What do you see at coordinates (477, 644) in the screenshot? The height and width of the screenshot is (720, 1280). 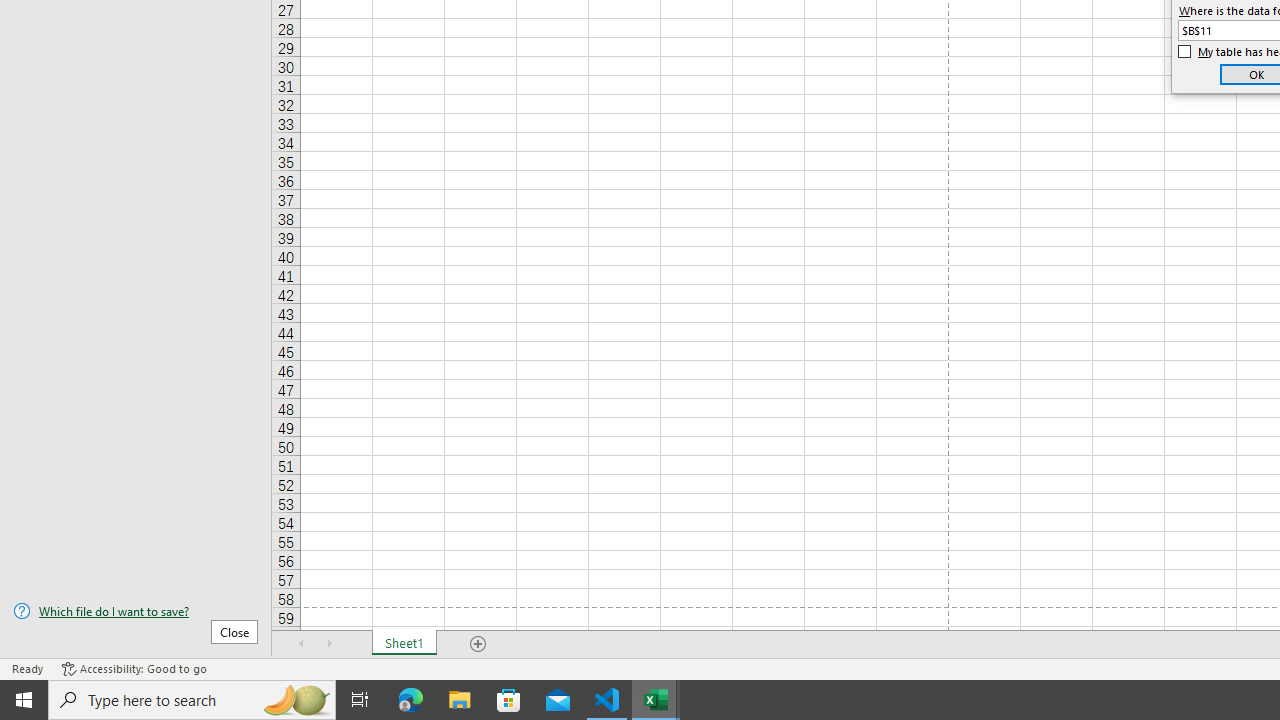 I see `'Add Sheet'` at bounding box center [477, 644].